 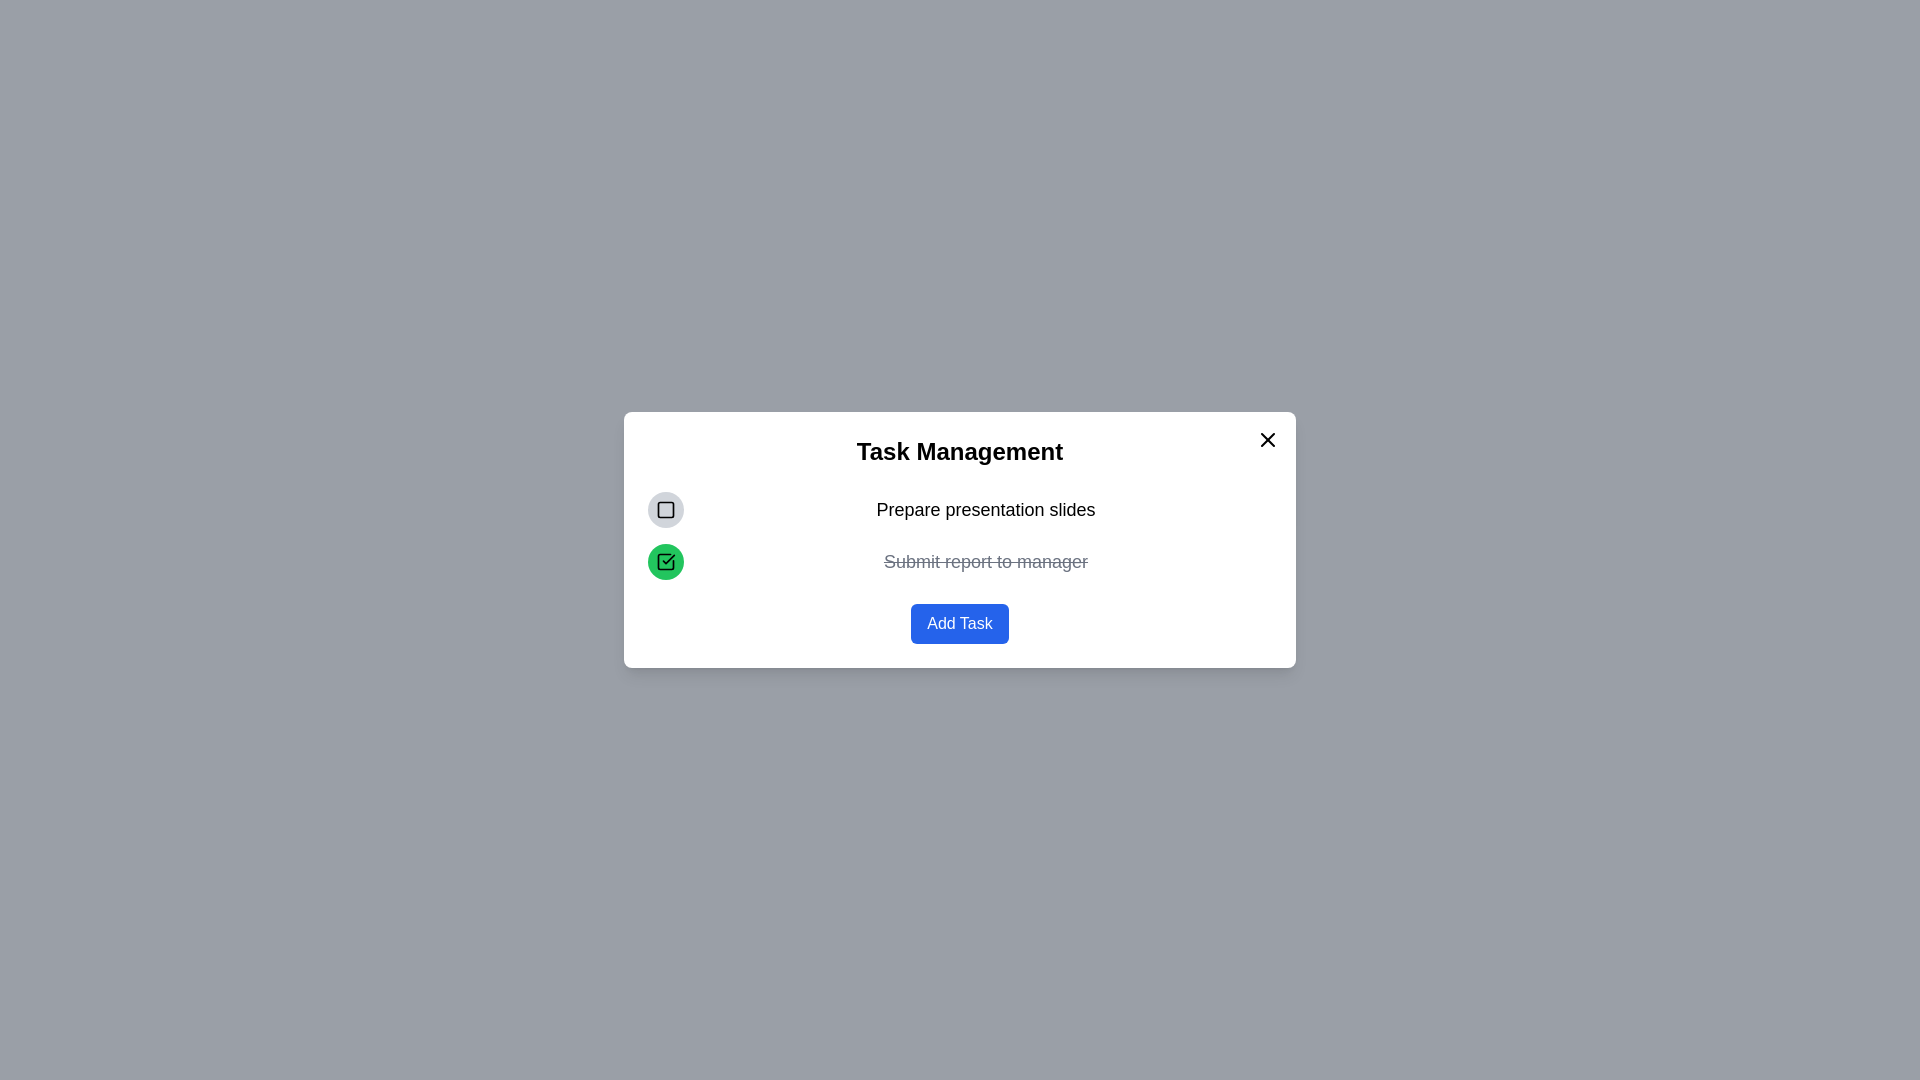 I want to click on the task completion icon button located on the left side of the task management dialog box, positioned below the empty square icon button, so click(x=666, y=562).